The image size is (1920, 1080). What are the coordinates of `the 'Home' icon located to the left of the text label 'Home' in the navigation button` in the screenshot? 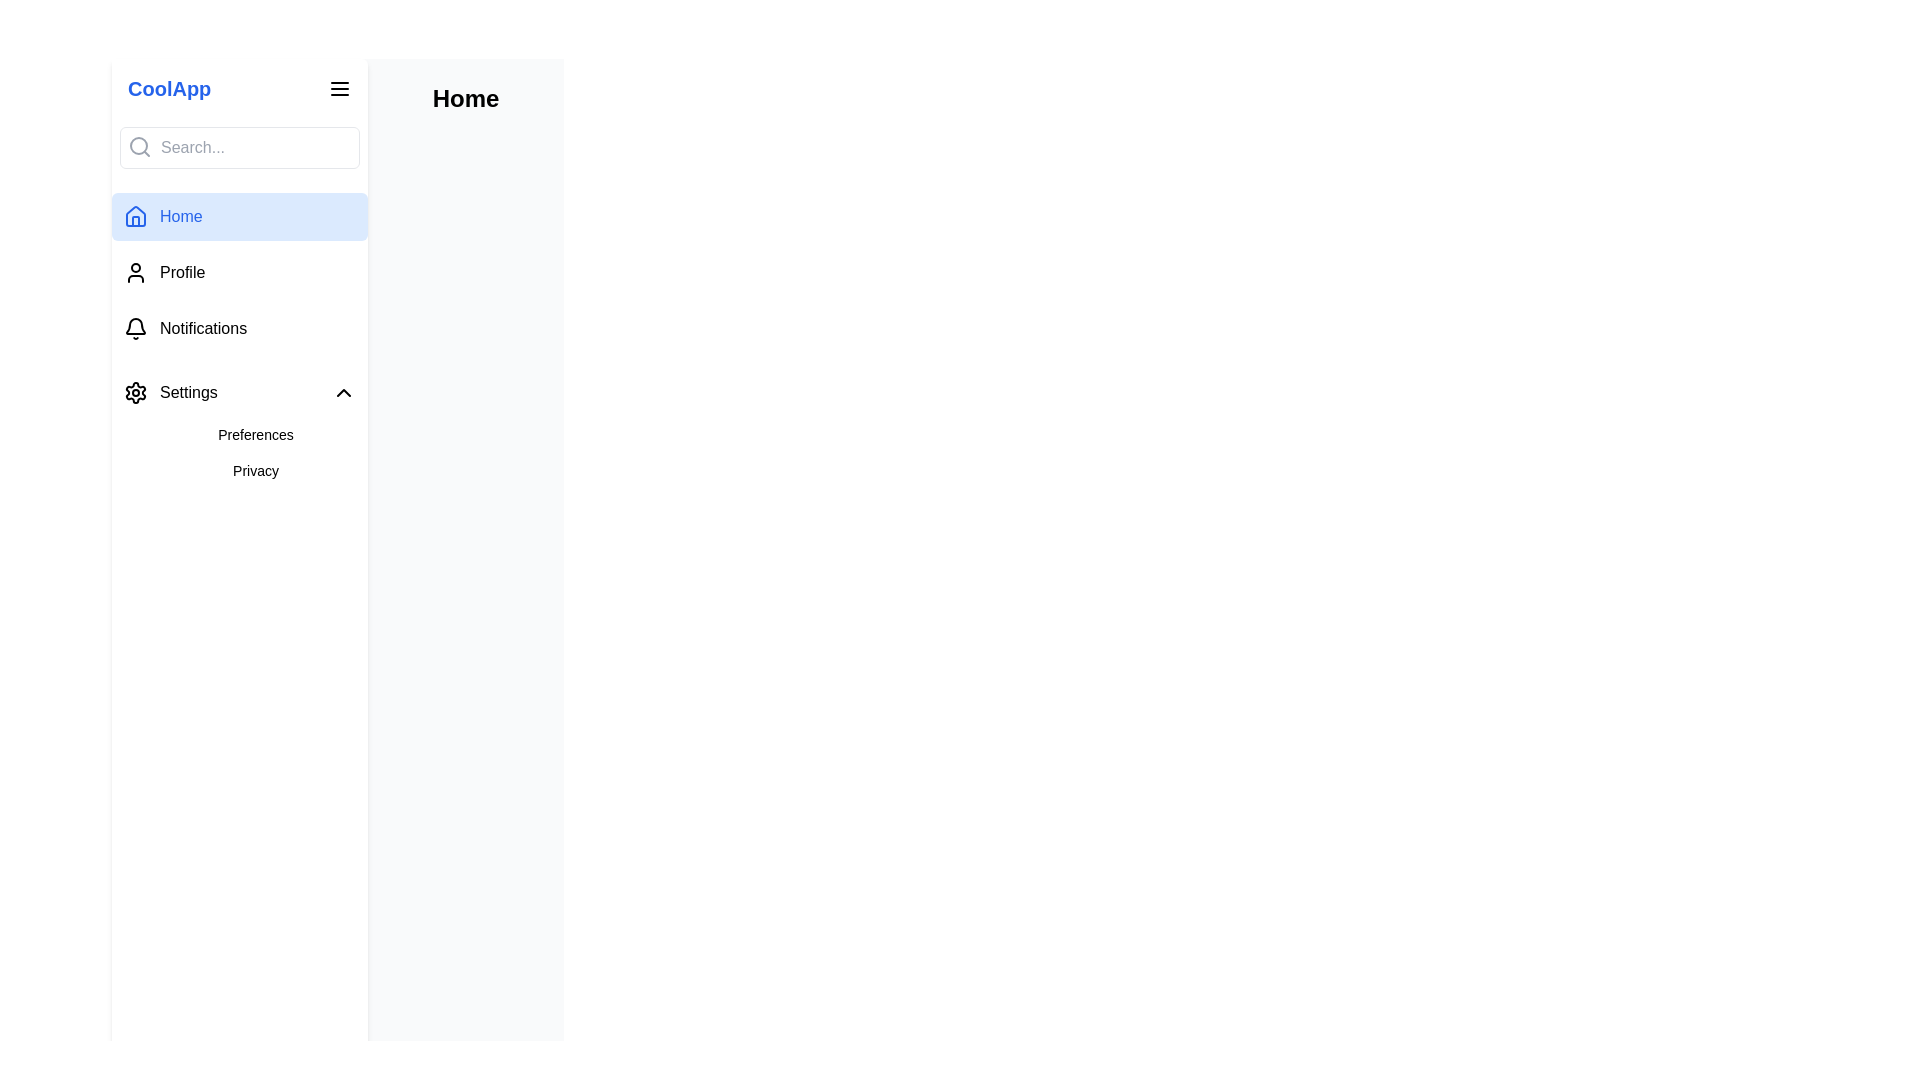 It's located at (134, 216).